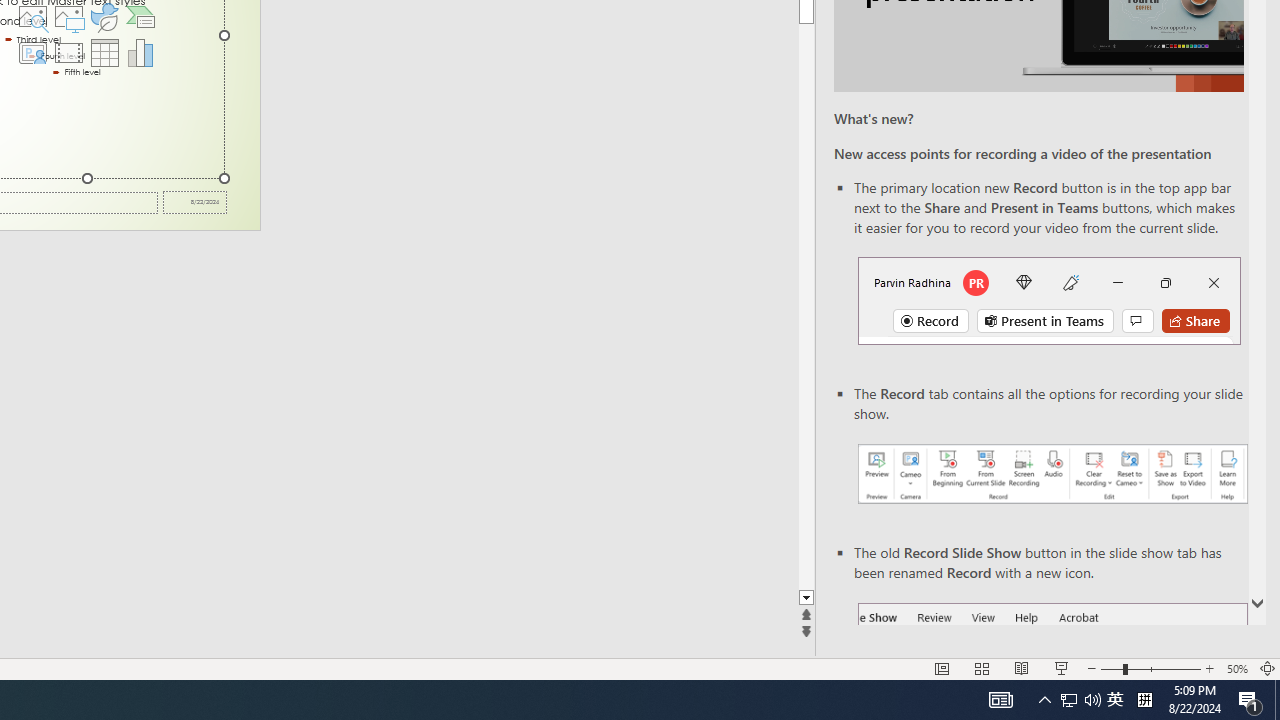  I want to click on 'Stock Images', so click(32, 16).